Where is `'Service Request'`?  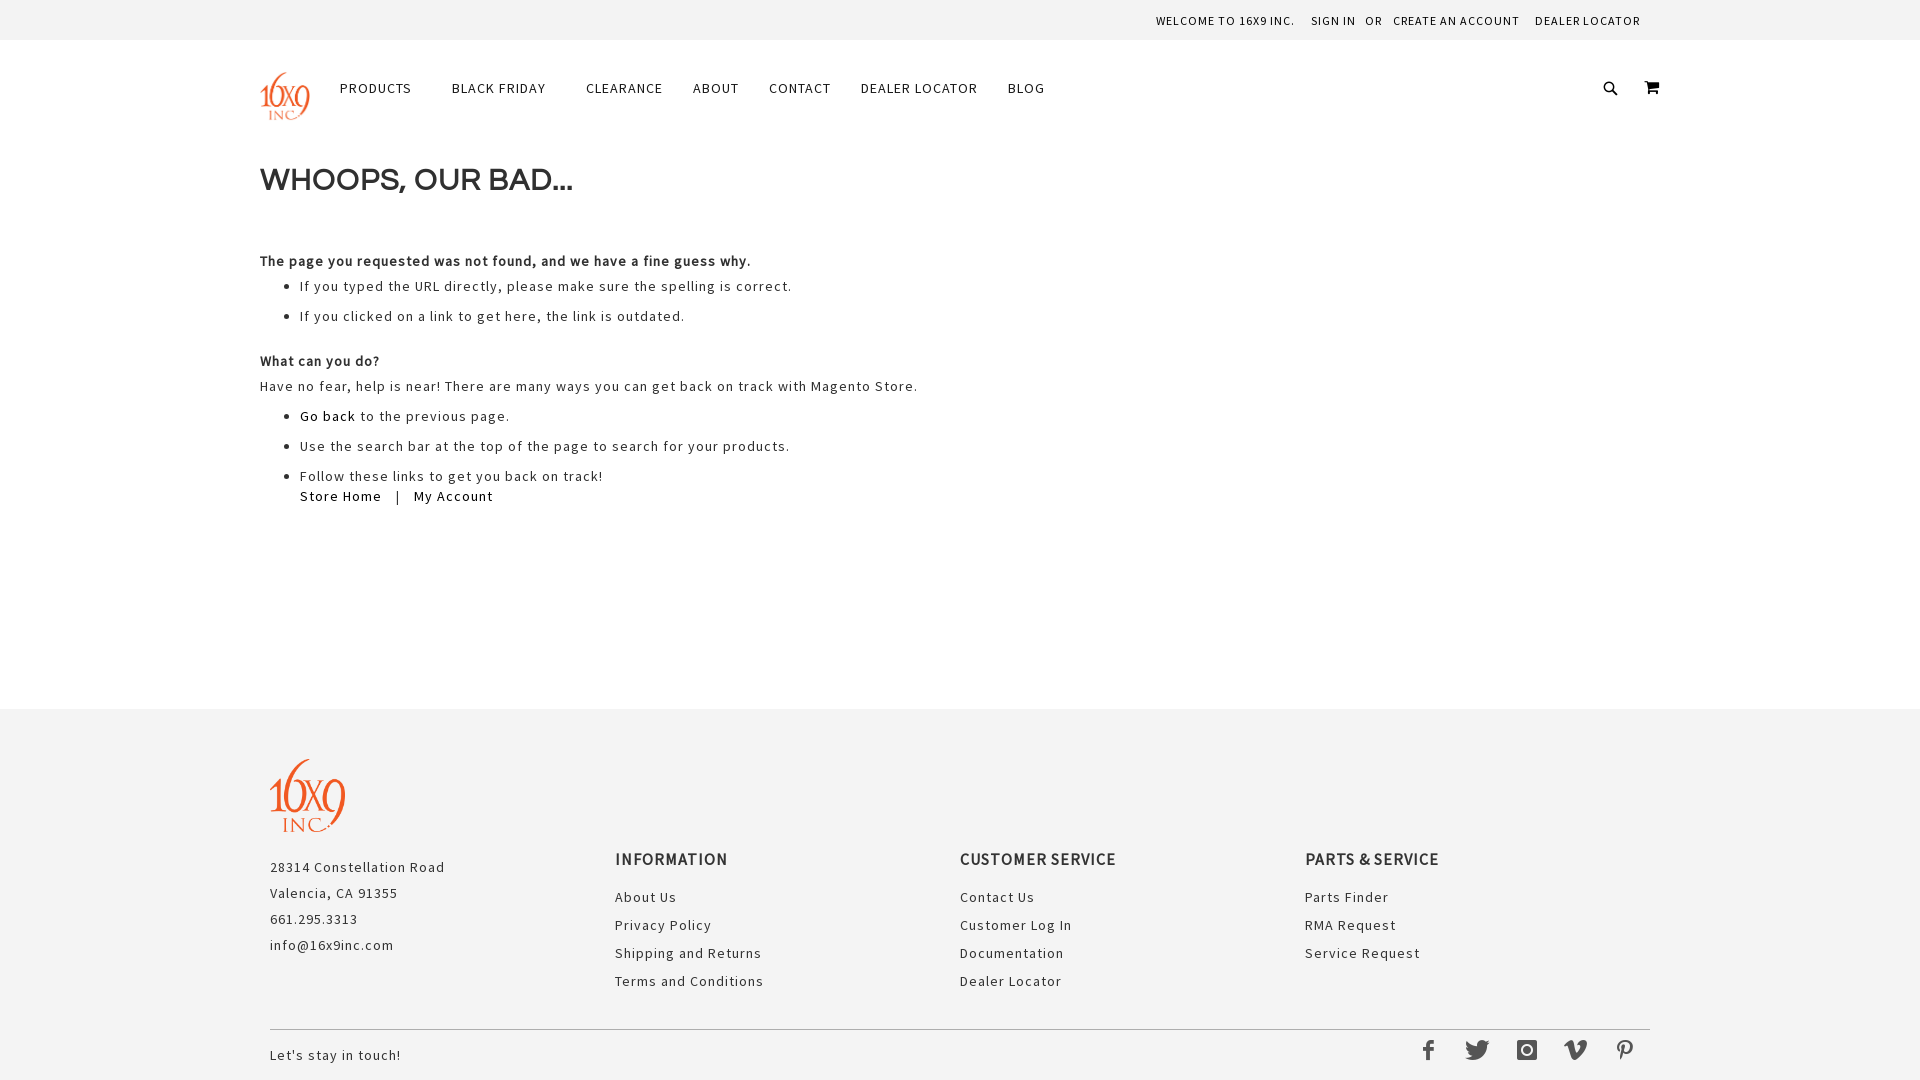 'Service Request' is located at coordinates (1361, 951).